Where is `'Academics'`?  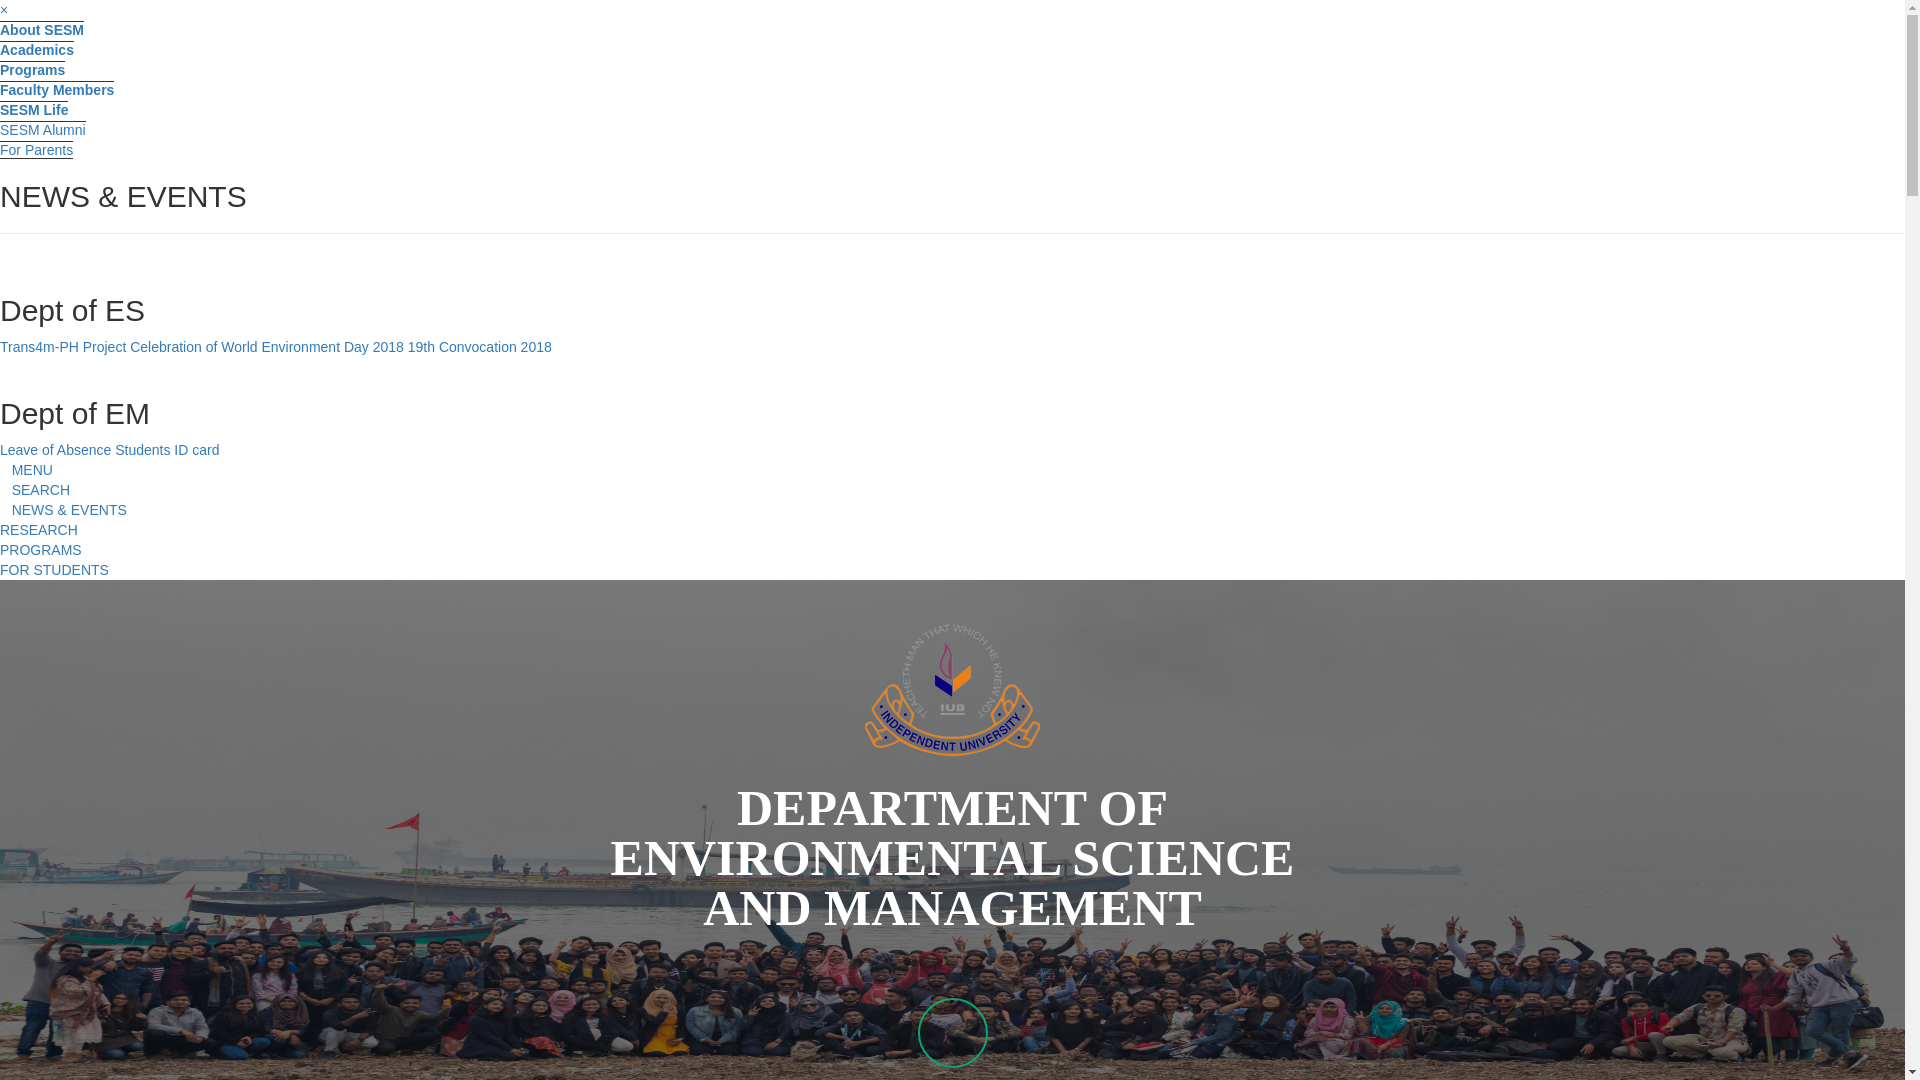 'Academics' is located at coordinates (37, 48).